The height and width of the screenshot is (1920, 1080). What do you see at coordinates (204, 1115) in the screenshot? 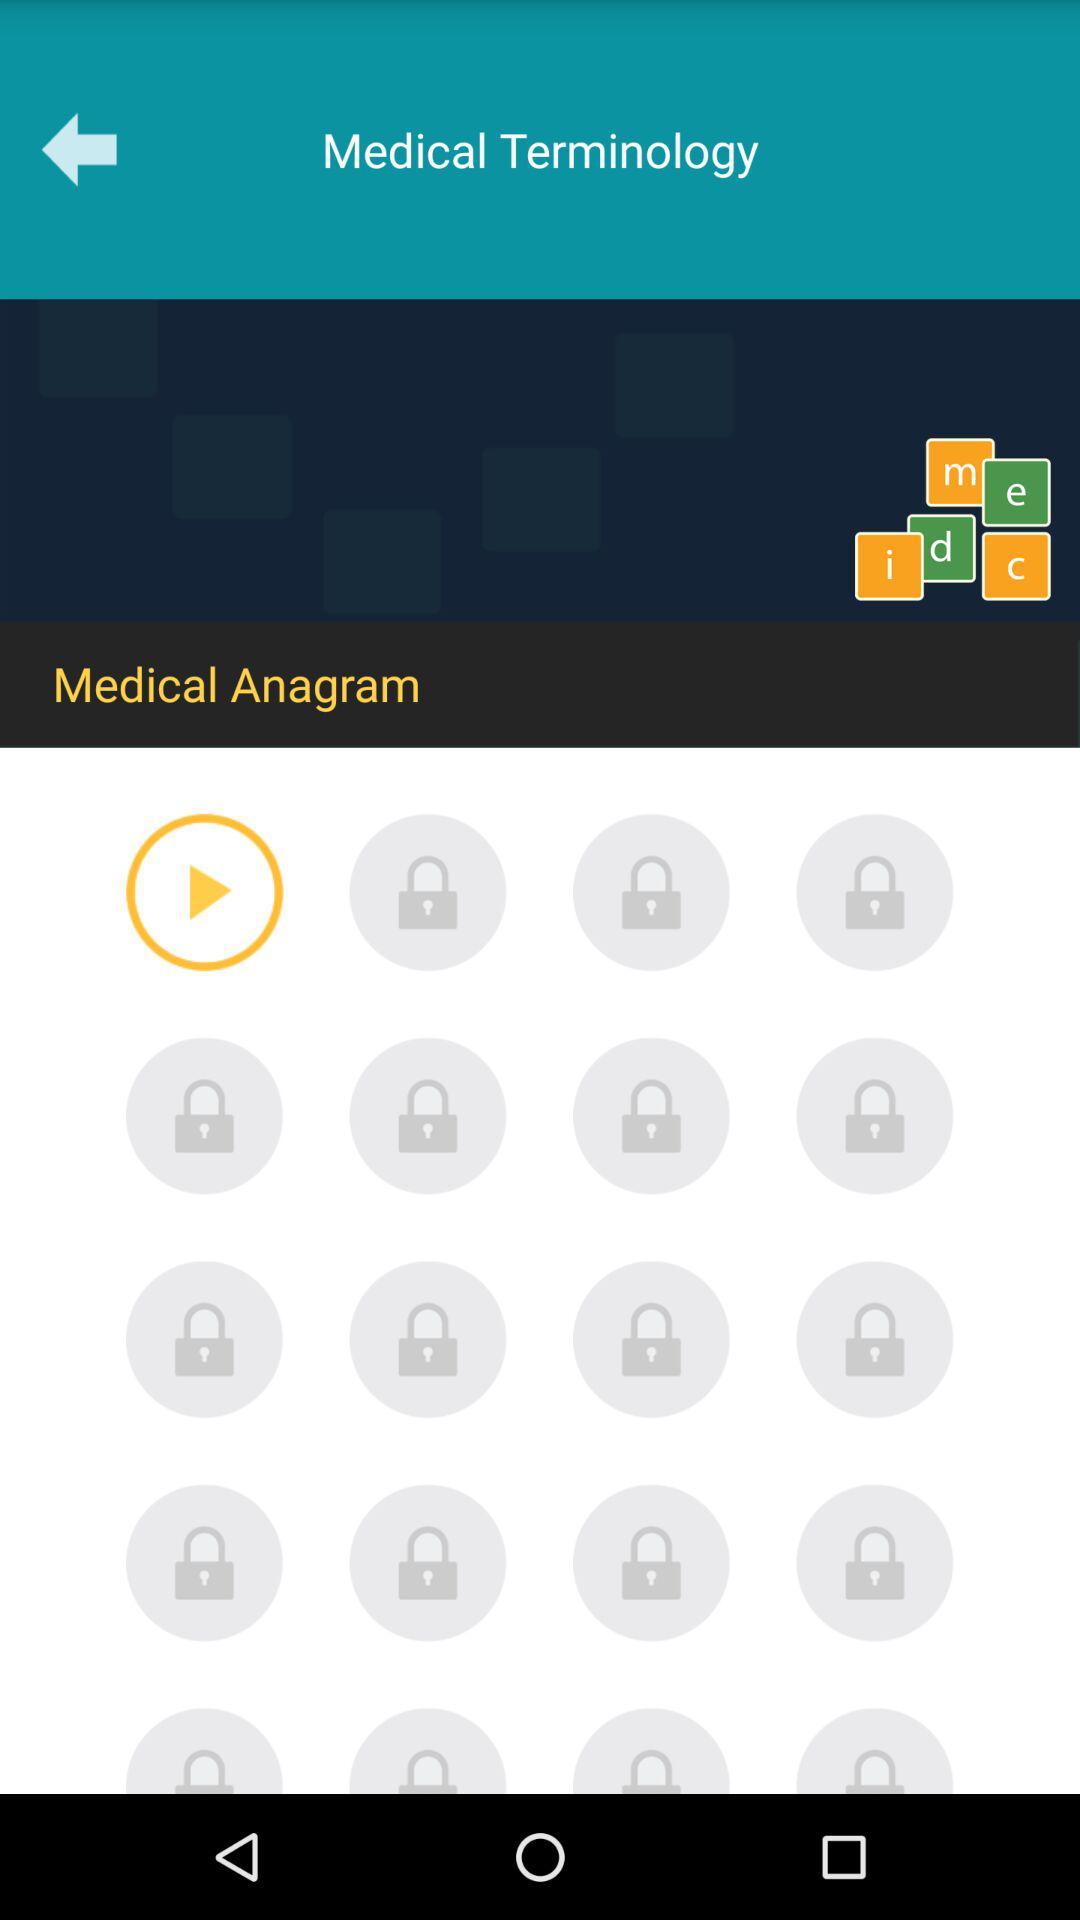
I see `menu is locked` at bounding box center [204, 1115].